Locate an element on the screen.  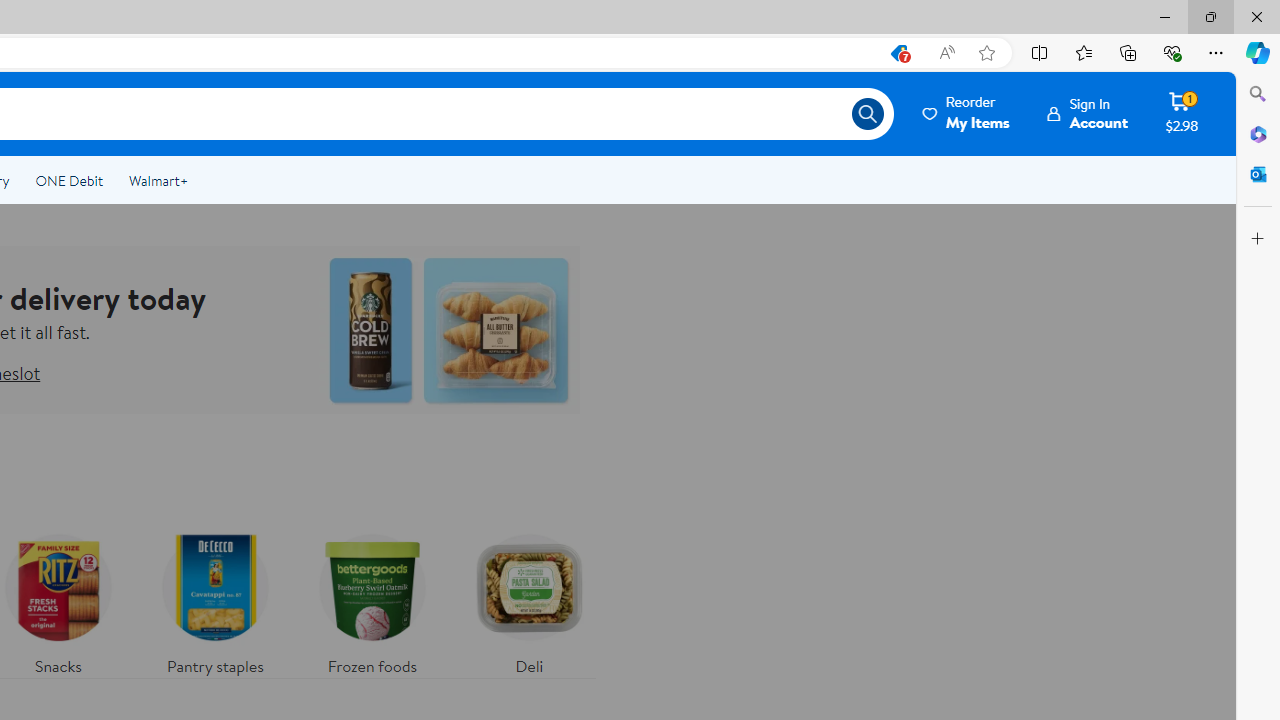
'ONE Debit' is located at coordinates (69, 181).